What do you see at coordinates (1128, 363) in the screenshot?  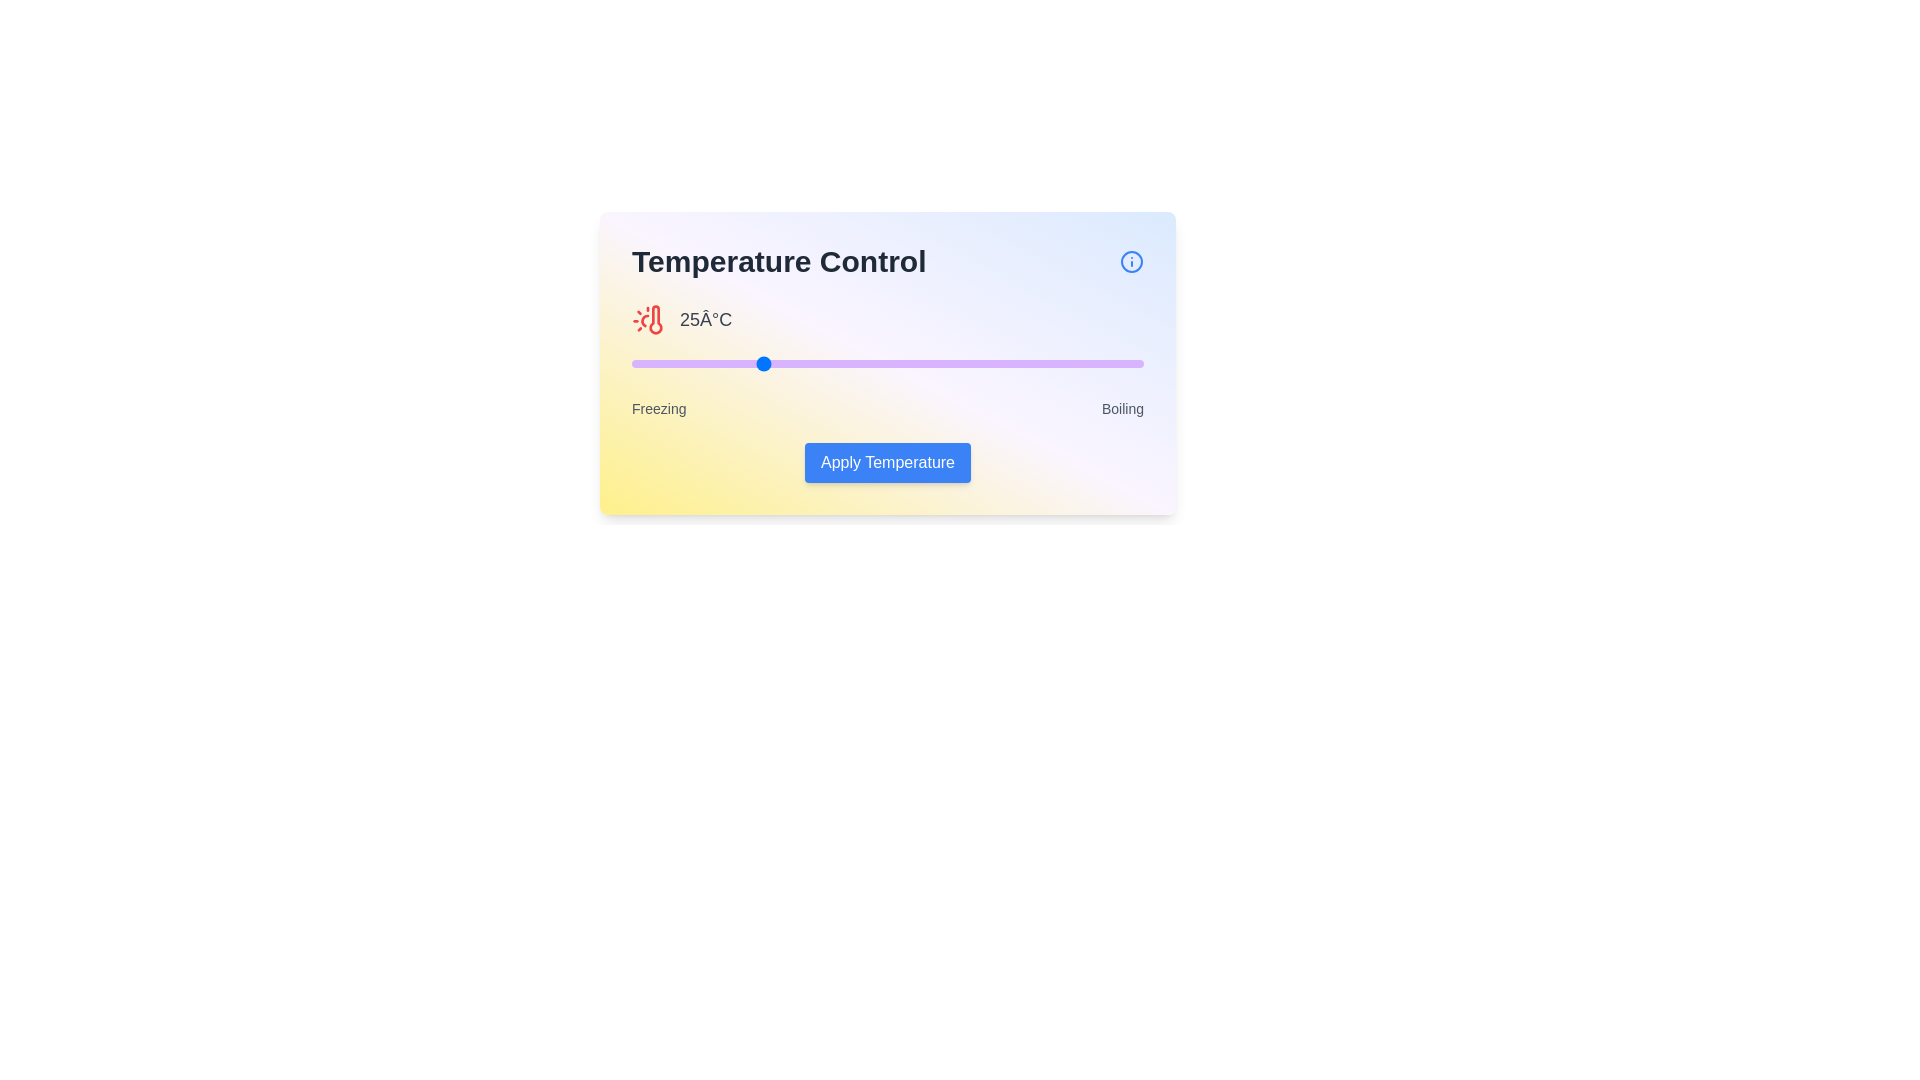 I see `the temperature slider to 97 percent` at bounding box center [1128, 363].